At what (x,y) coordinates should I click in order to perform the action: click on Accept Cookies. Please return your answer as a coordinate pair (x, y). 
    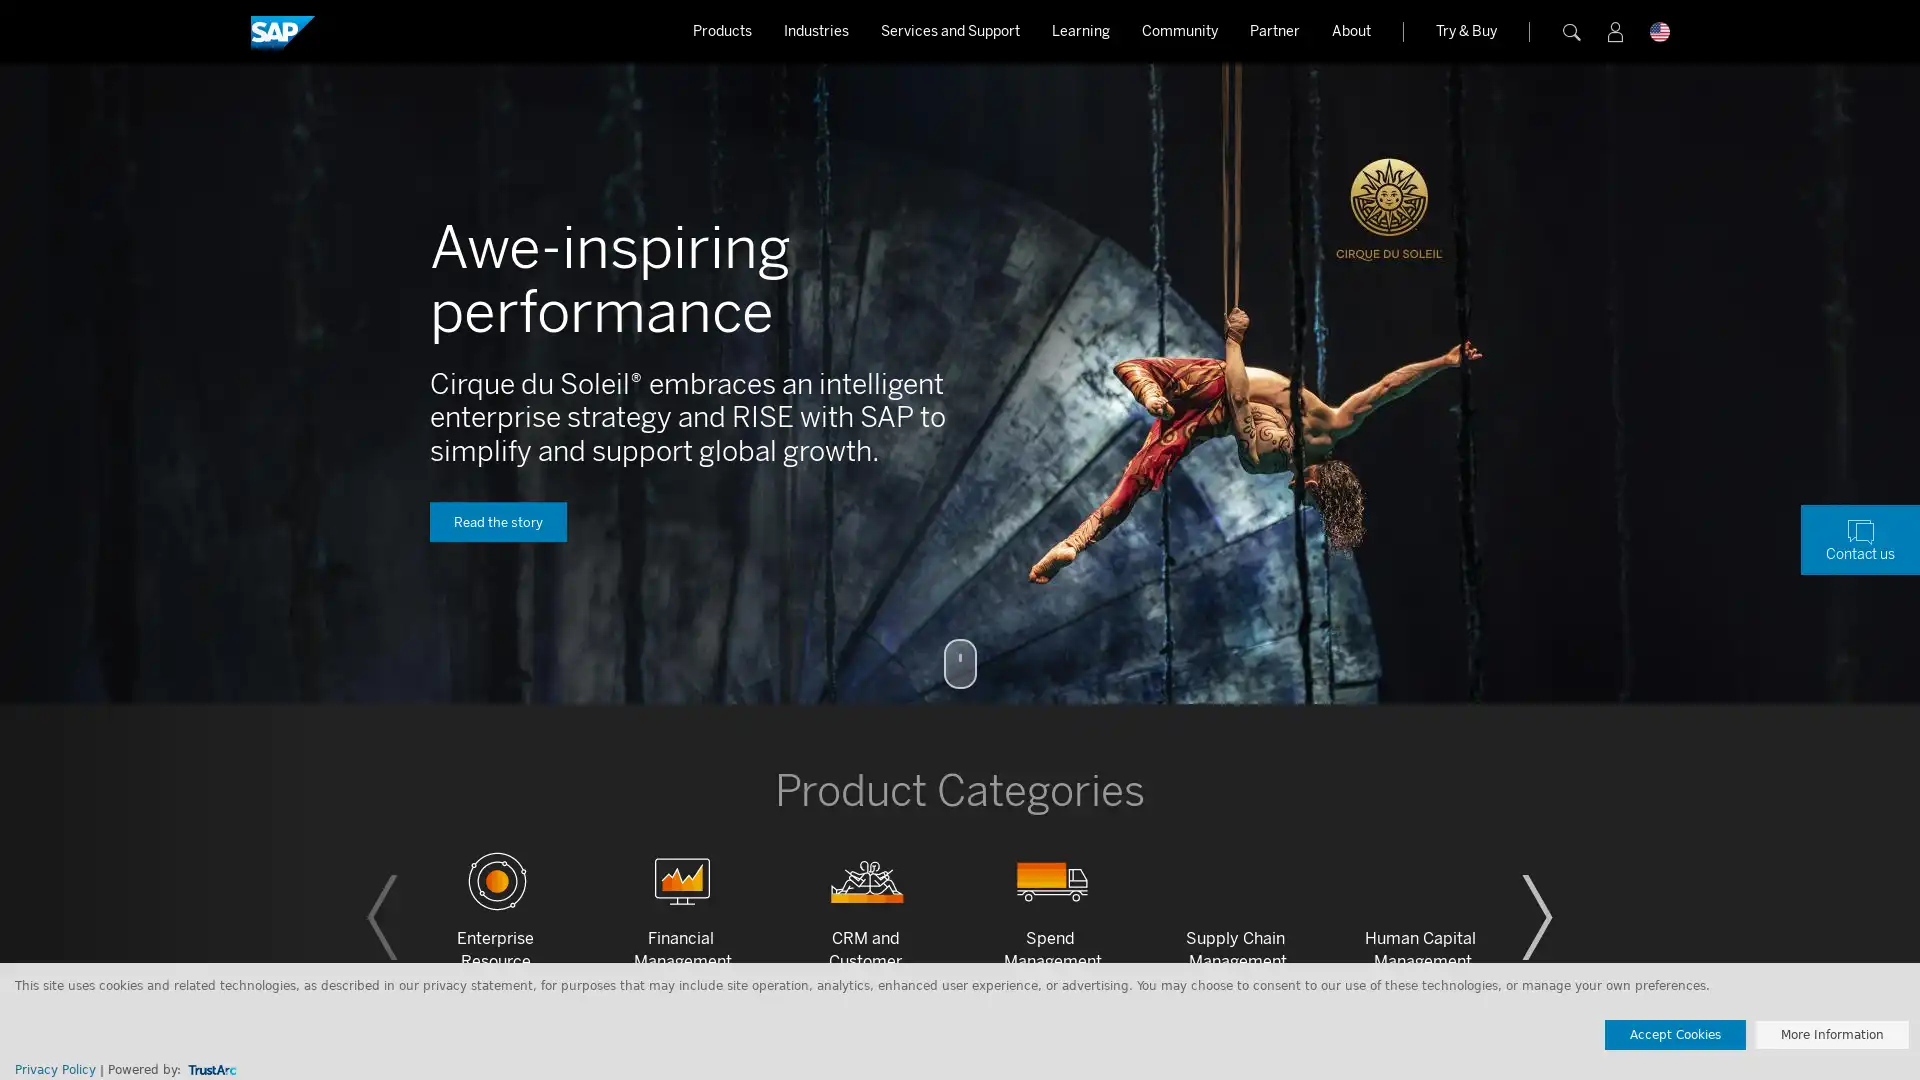
    Looking at the image, I should click on (1675, 1034).